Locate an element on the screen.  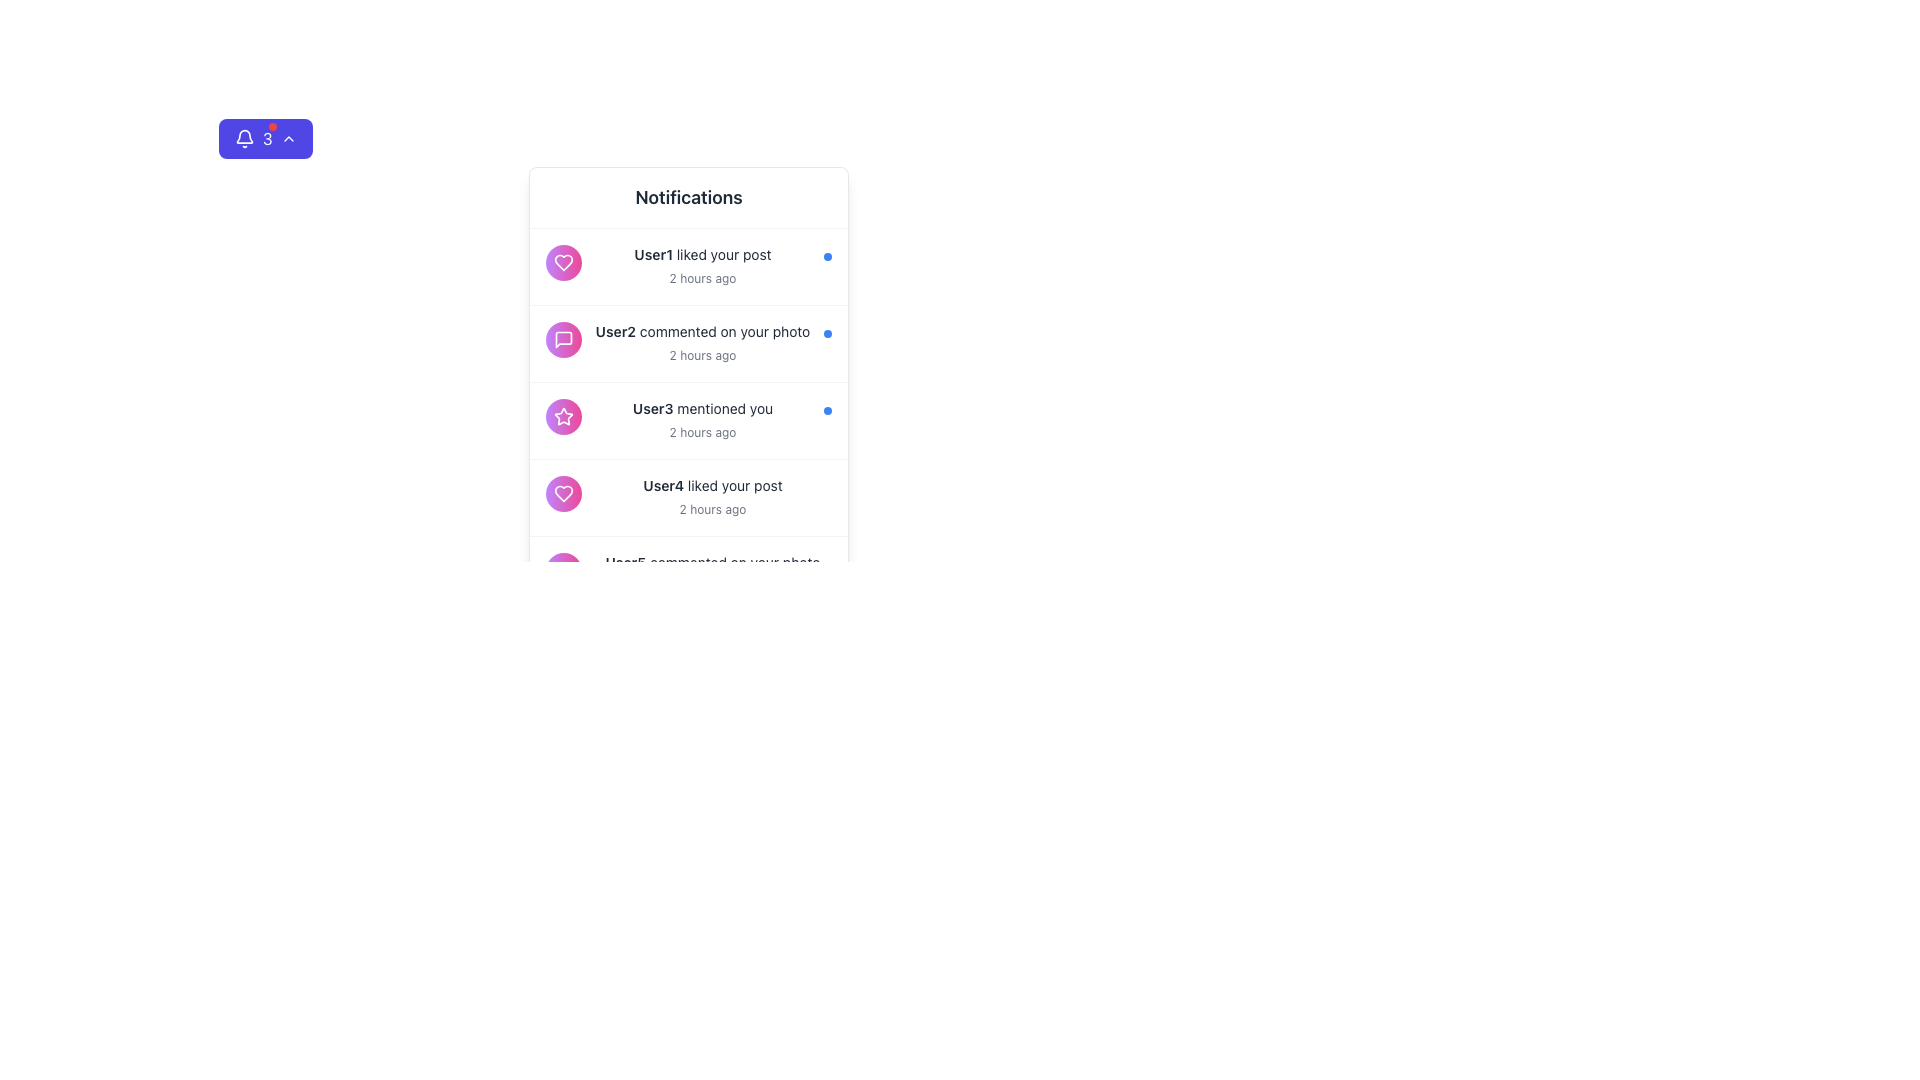
the second notification list item that informs the user that 'User2 commented on your photo', located between 'User1 liked your post' and 'User3 mentioned you' is located at coordinates (689, 343).